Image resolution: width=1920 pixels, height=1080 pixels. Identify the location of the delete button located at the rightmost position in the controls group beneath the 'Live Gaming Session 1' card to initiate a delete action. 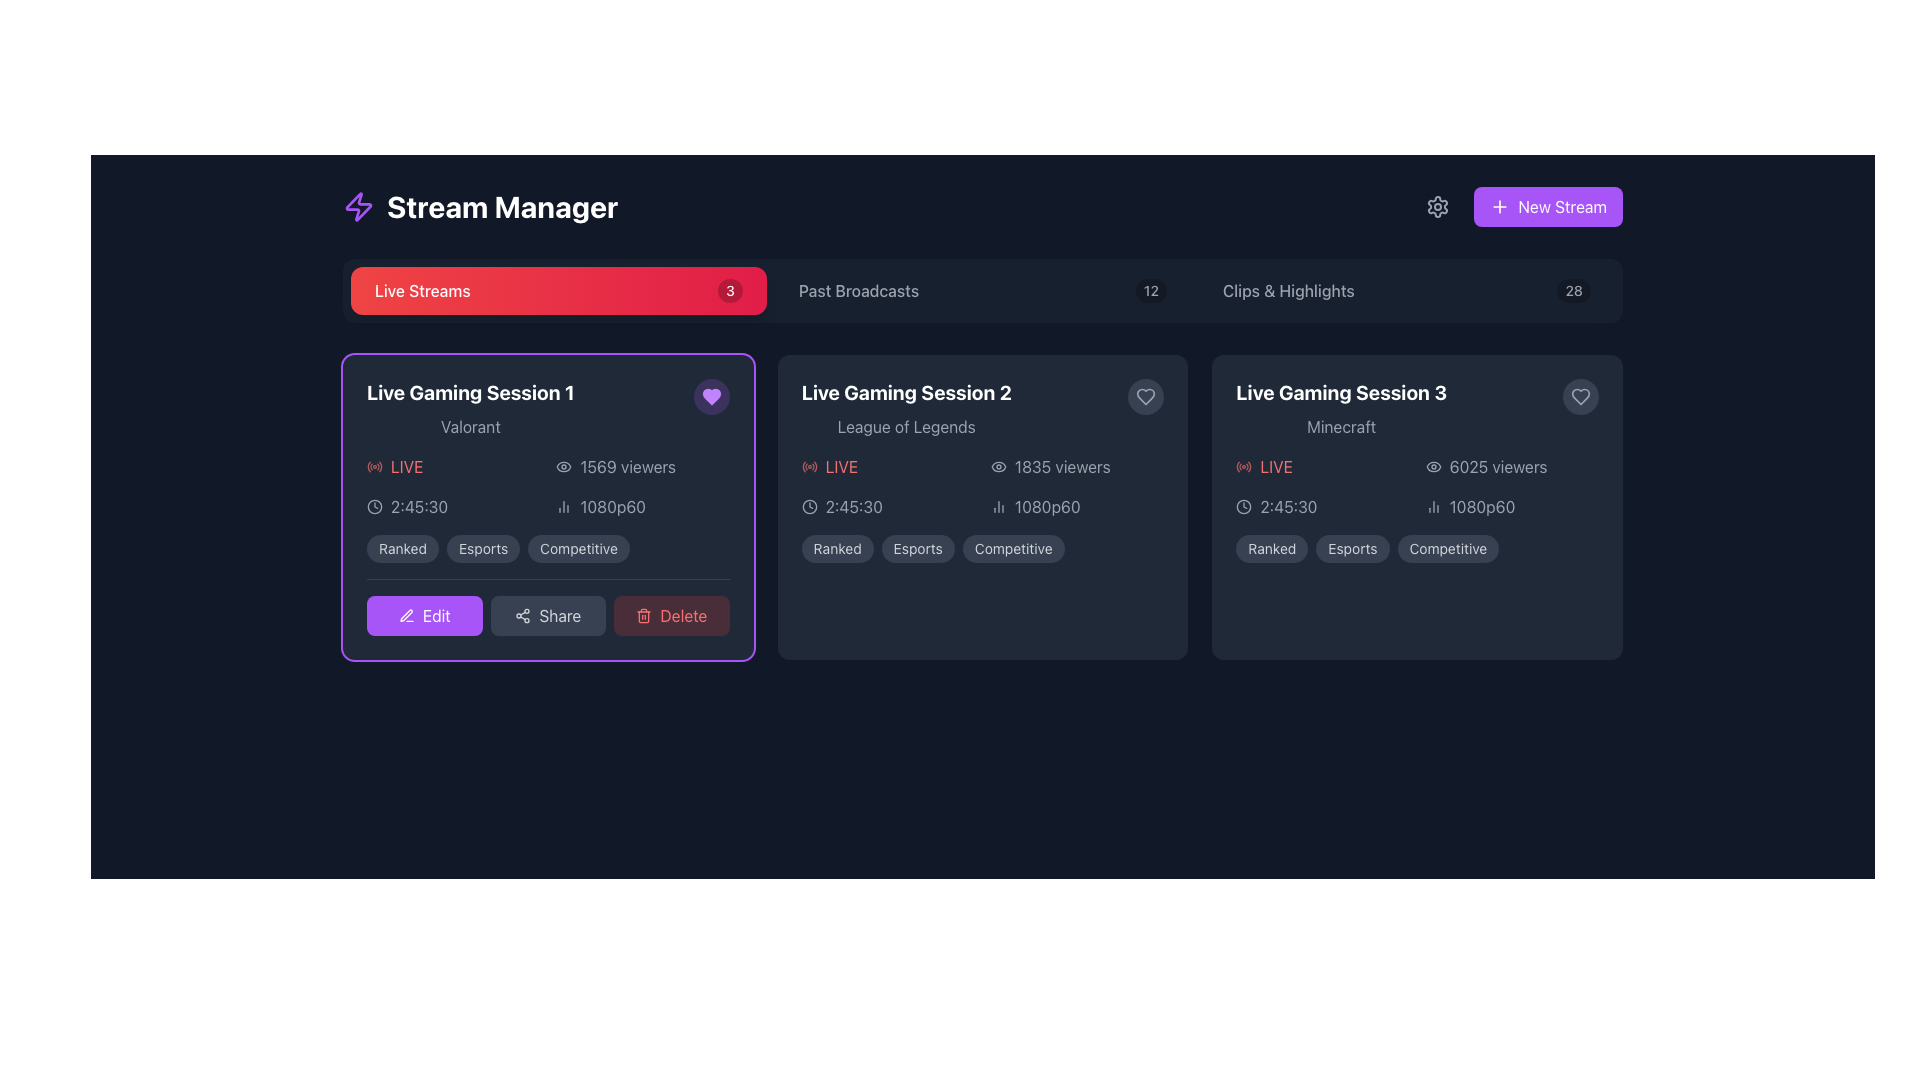
(671, 615).